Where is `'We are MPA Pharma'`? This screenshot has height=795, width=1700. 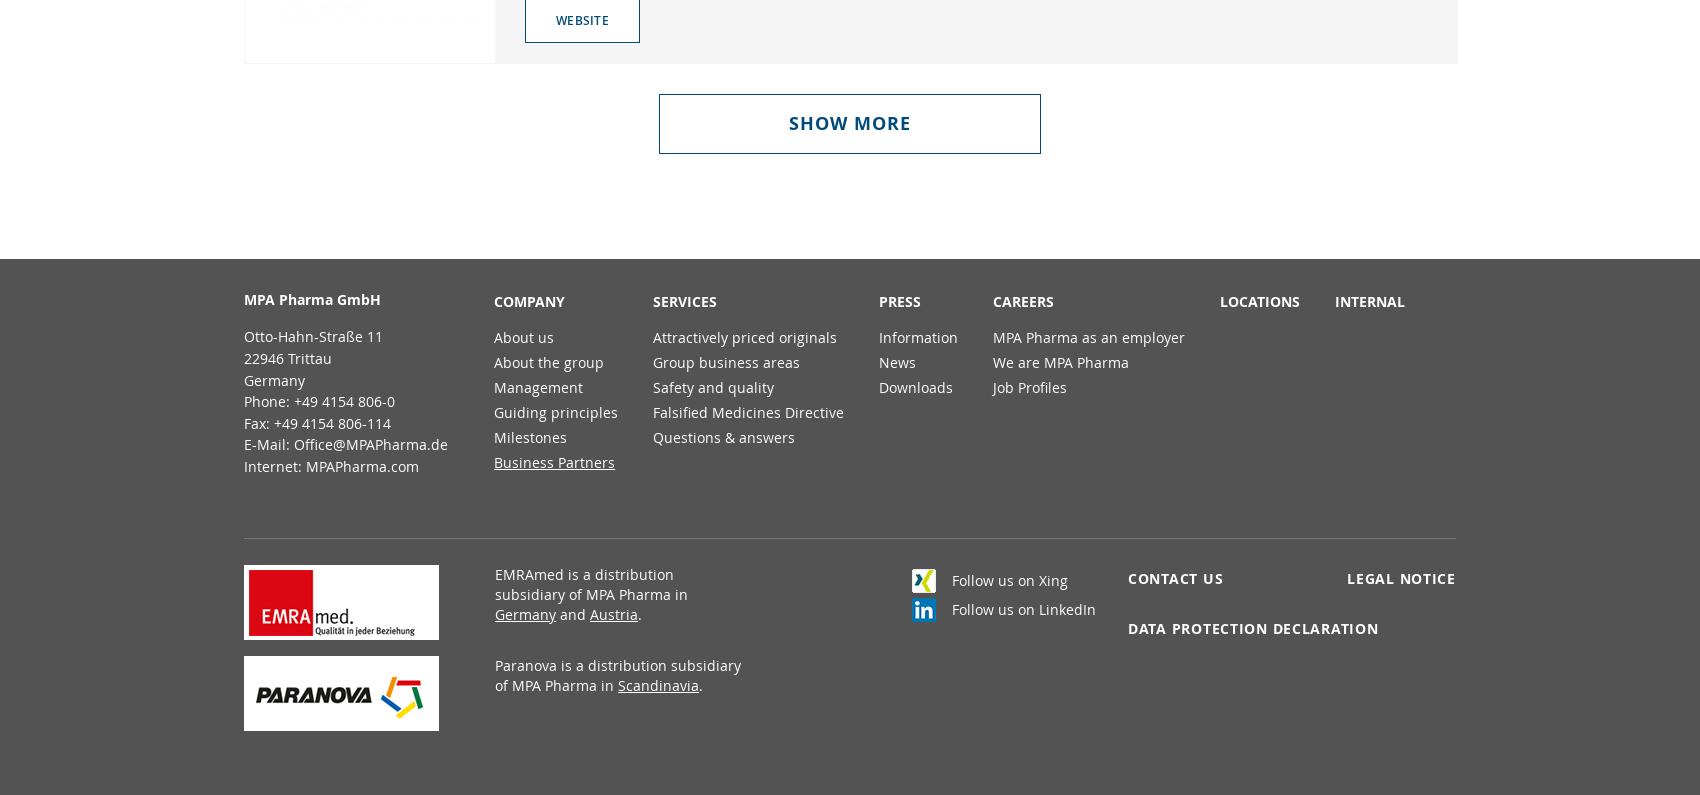
'We are MPA Pharma' is located at coordinates (1059, 361).